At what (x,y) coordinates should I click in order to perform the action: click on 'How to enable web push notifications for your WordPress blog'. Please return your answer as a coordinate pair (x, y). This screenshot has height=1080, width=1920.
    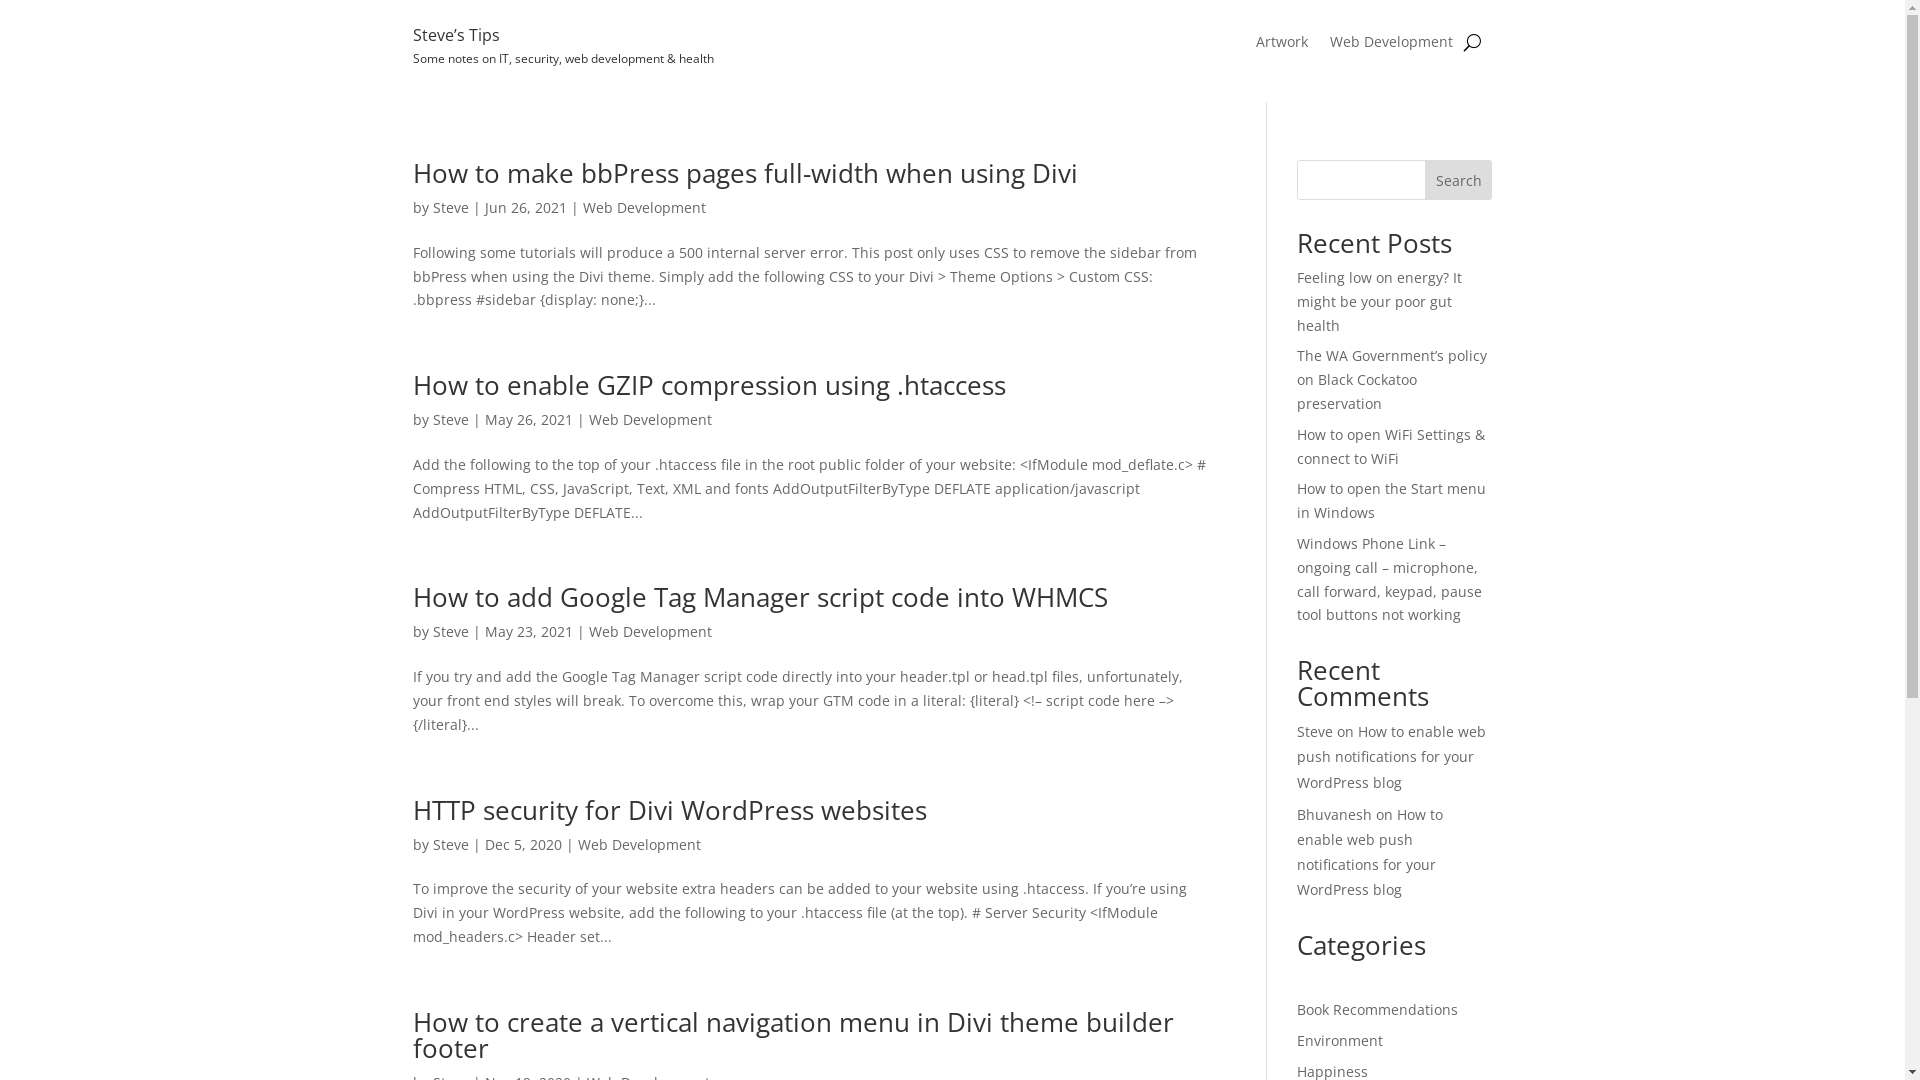
    Looking at the image, I should click on (1390, 756).